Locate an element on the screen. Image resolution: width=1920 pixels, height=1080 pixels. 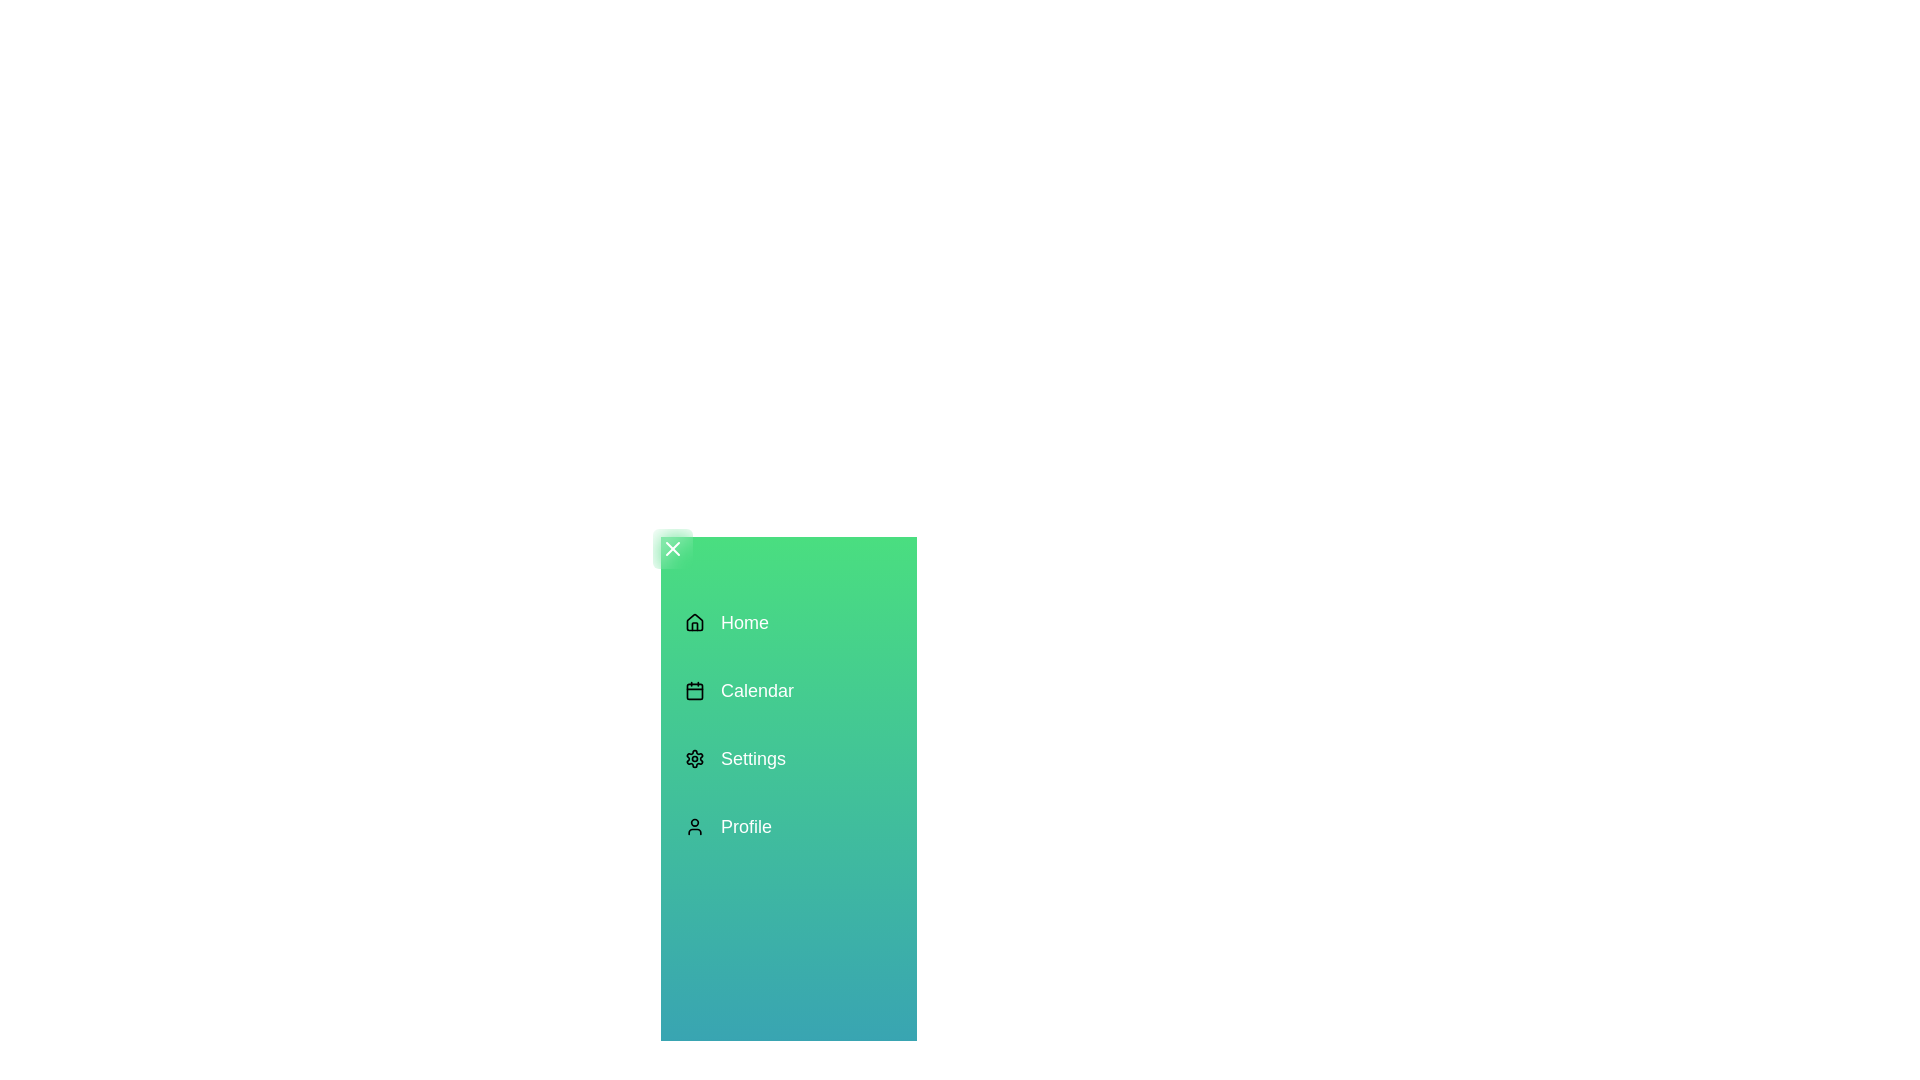
the cogwheel-shaped settings icon is located at coordinates (695, 759).